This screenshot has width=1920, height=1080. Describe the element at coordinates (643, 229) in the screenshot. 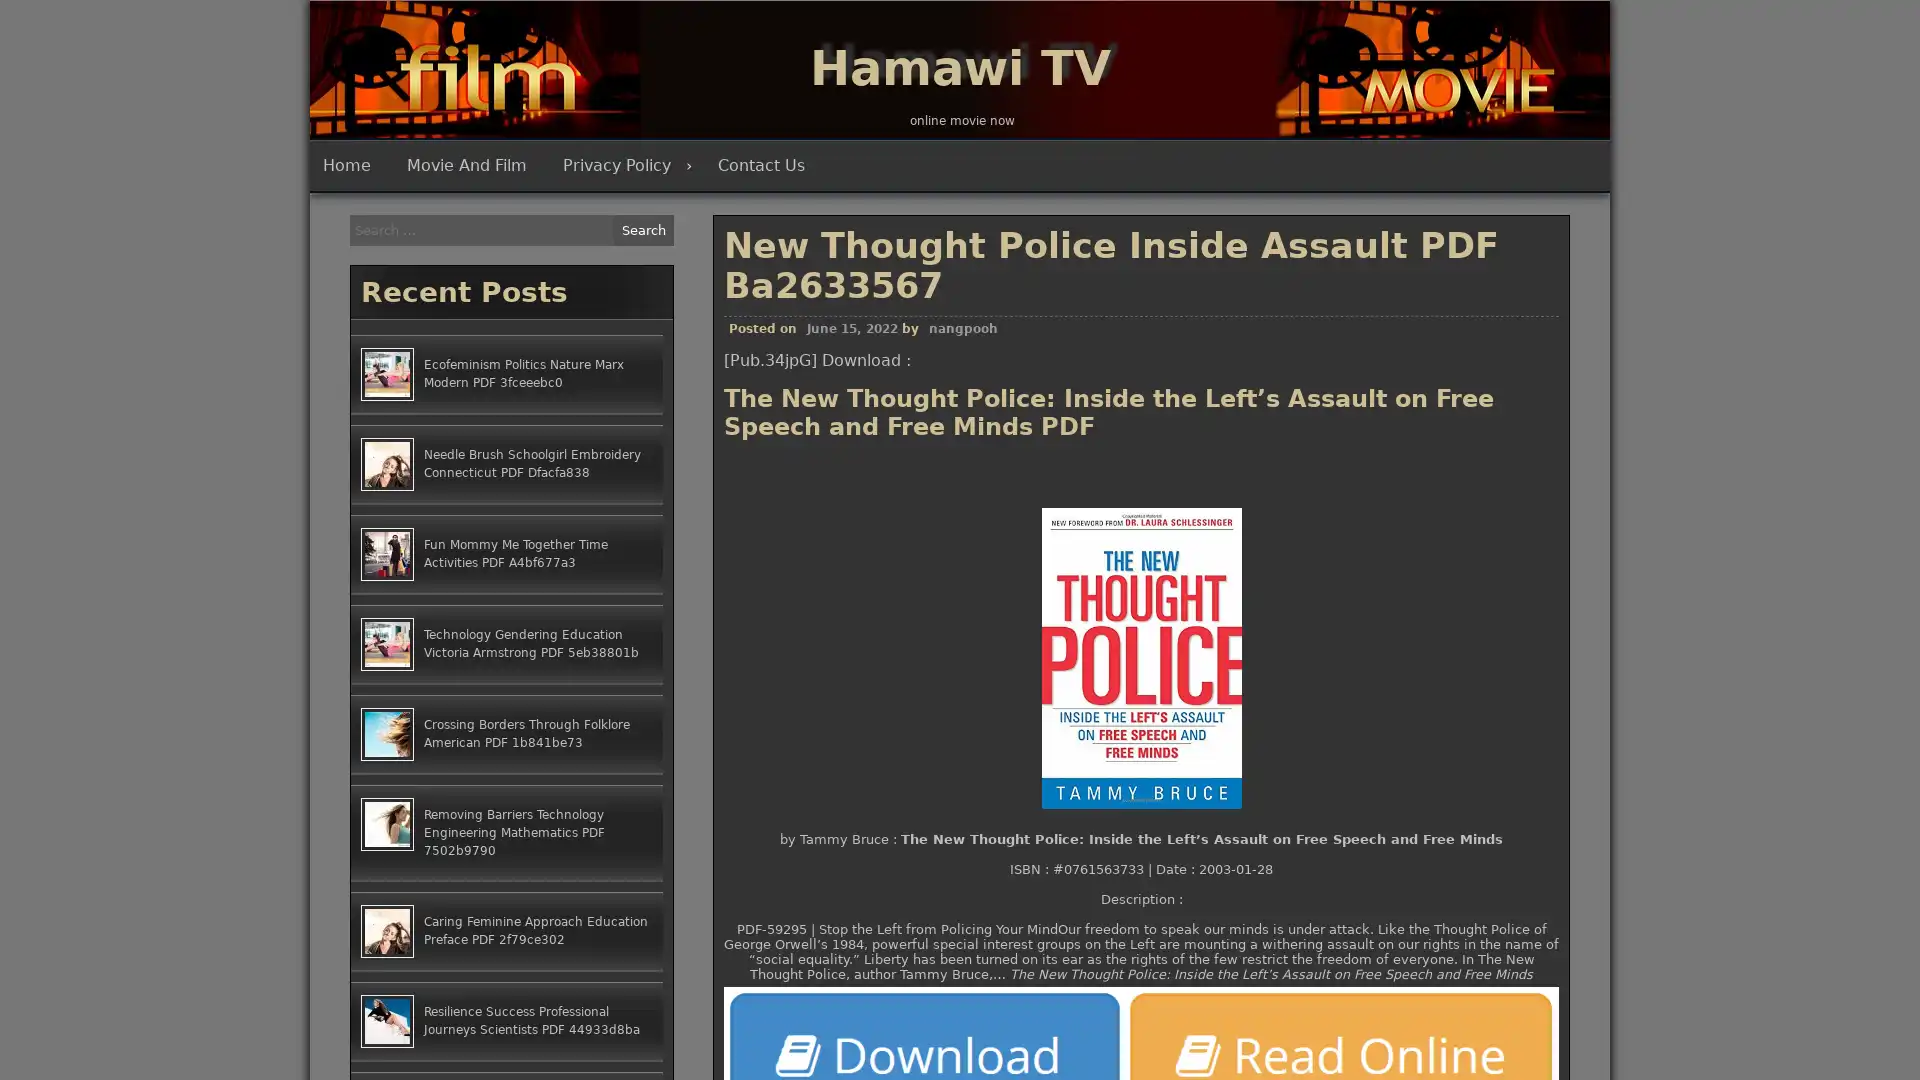

I see `Search` at that location.